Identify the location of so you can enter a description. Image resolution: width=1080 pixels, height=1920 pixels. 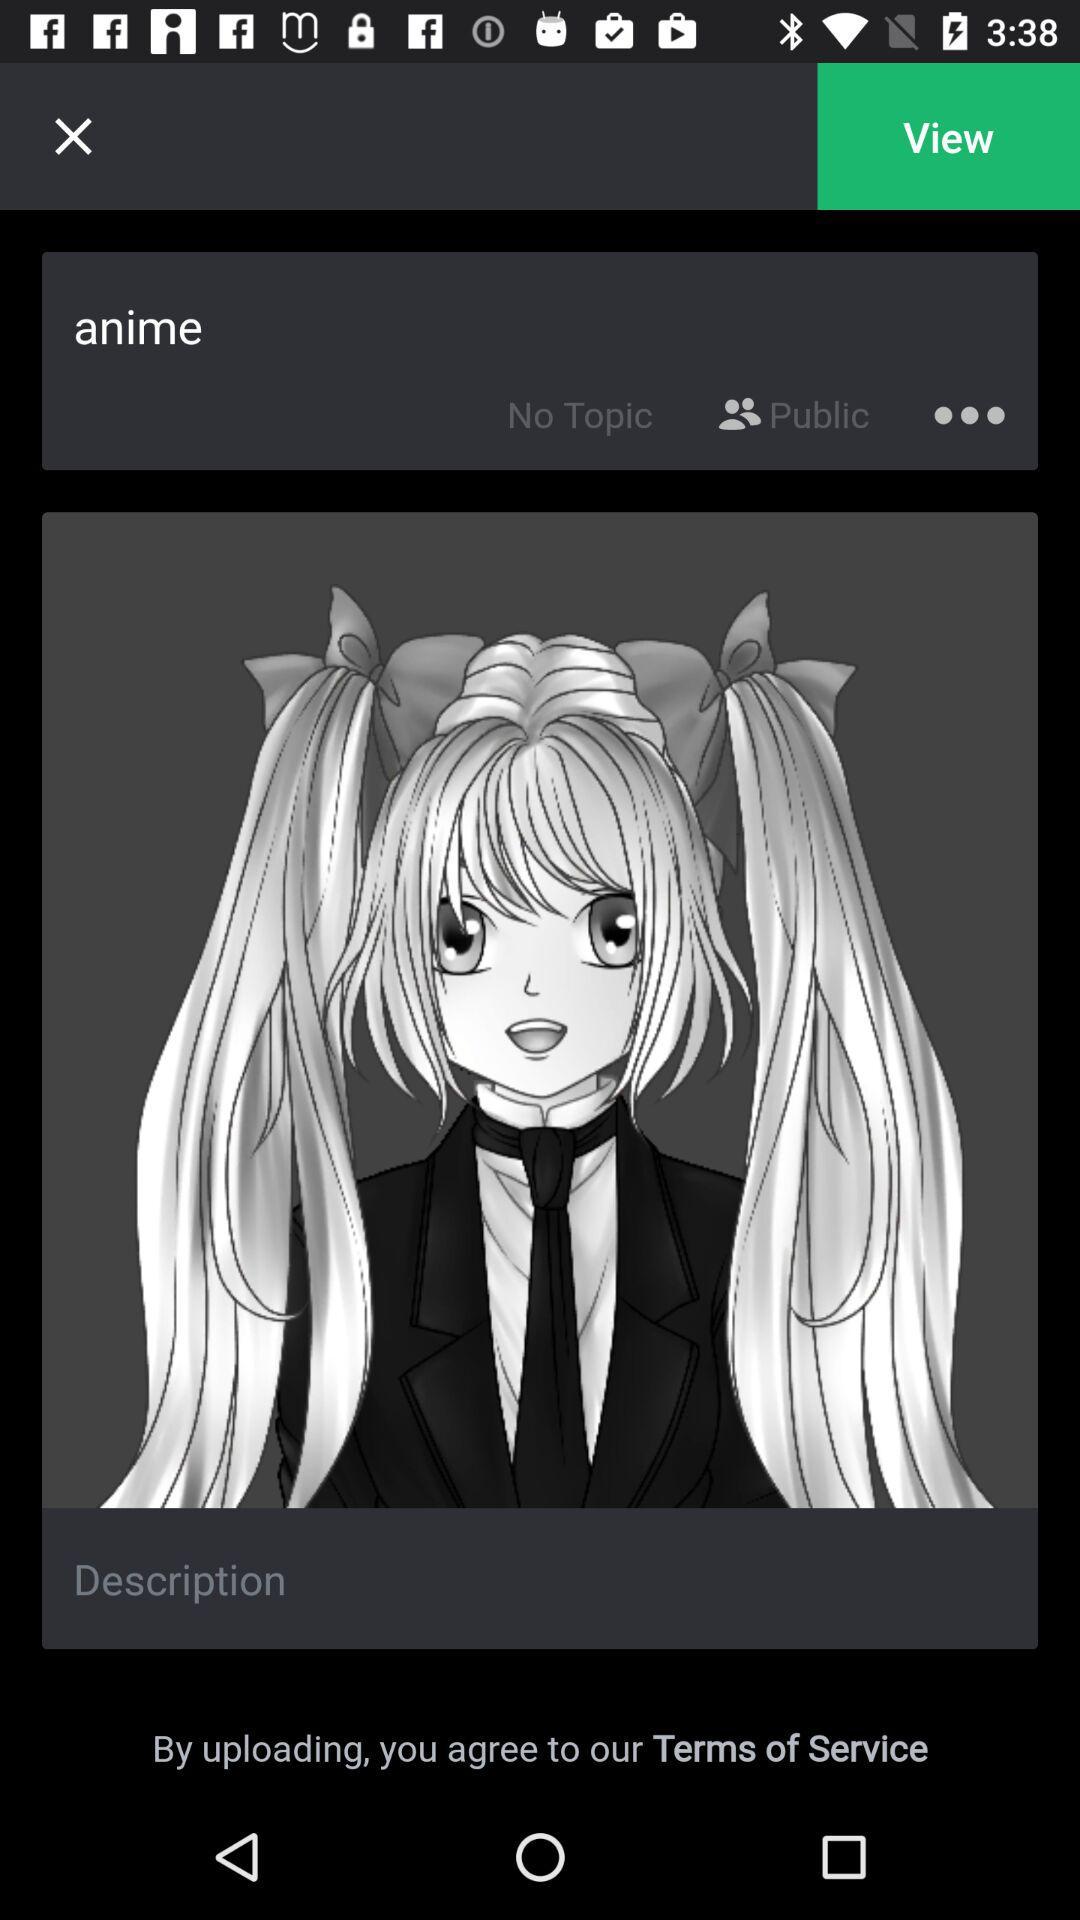
(540, 1577).